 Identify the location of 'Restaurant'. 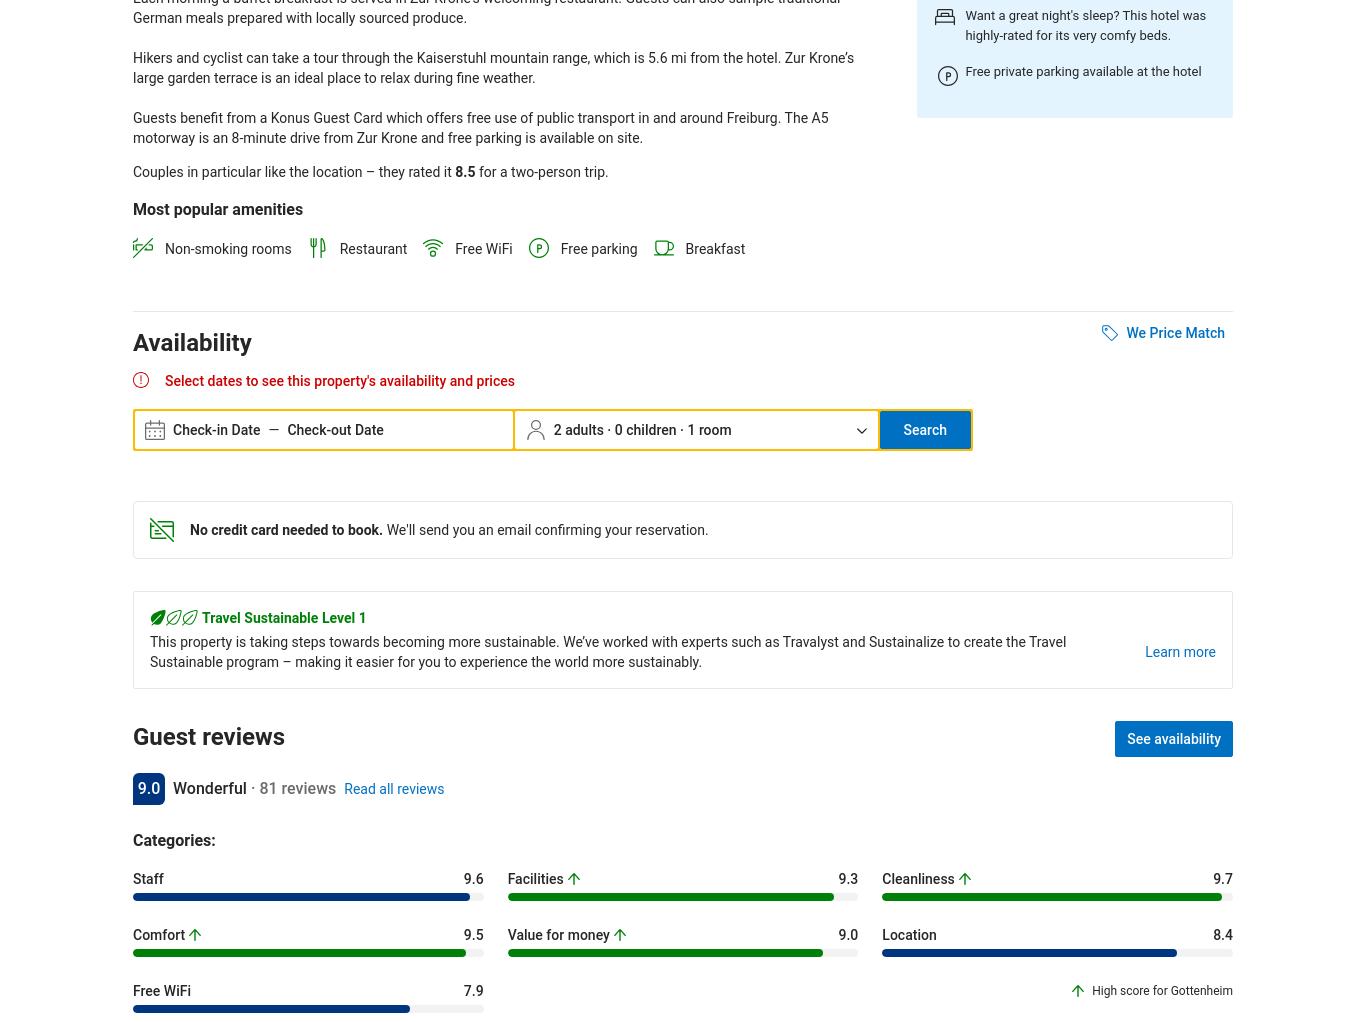
(372, 247).